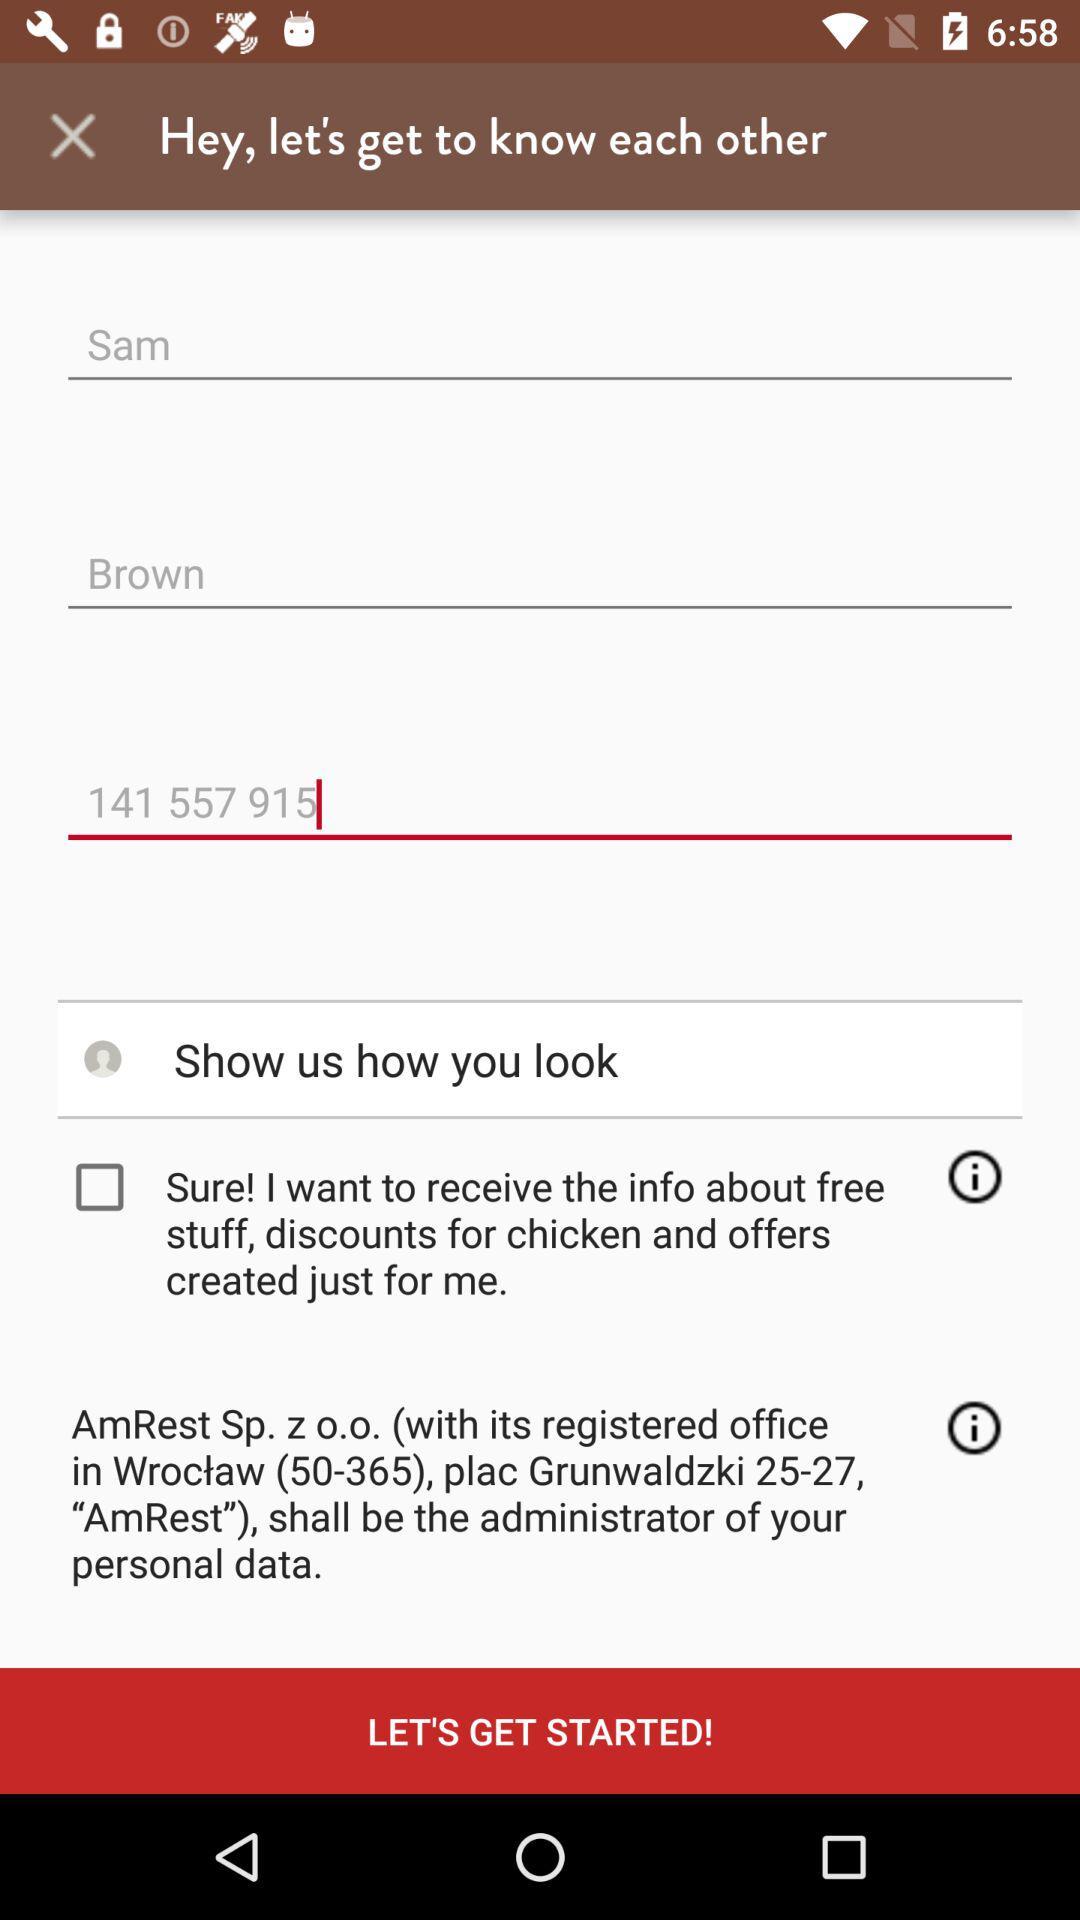 Image resolution: width=1080 pixels, height=1920 pixels. Describe the element at coordinates (104, 1187) in the screenshot. I see `the item to the left of sure i want` at that location.